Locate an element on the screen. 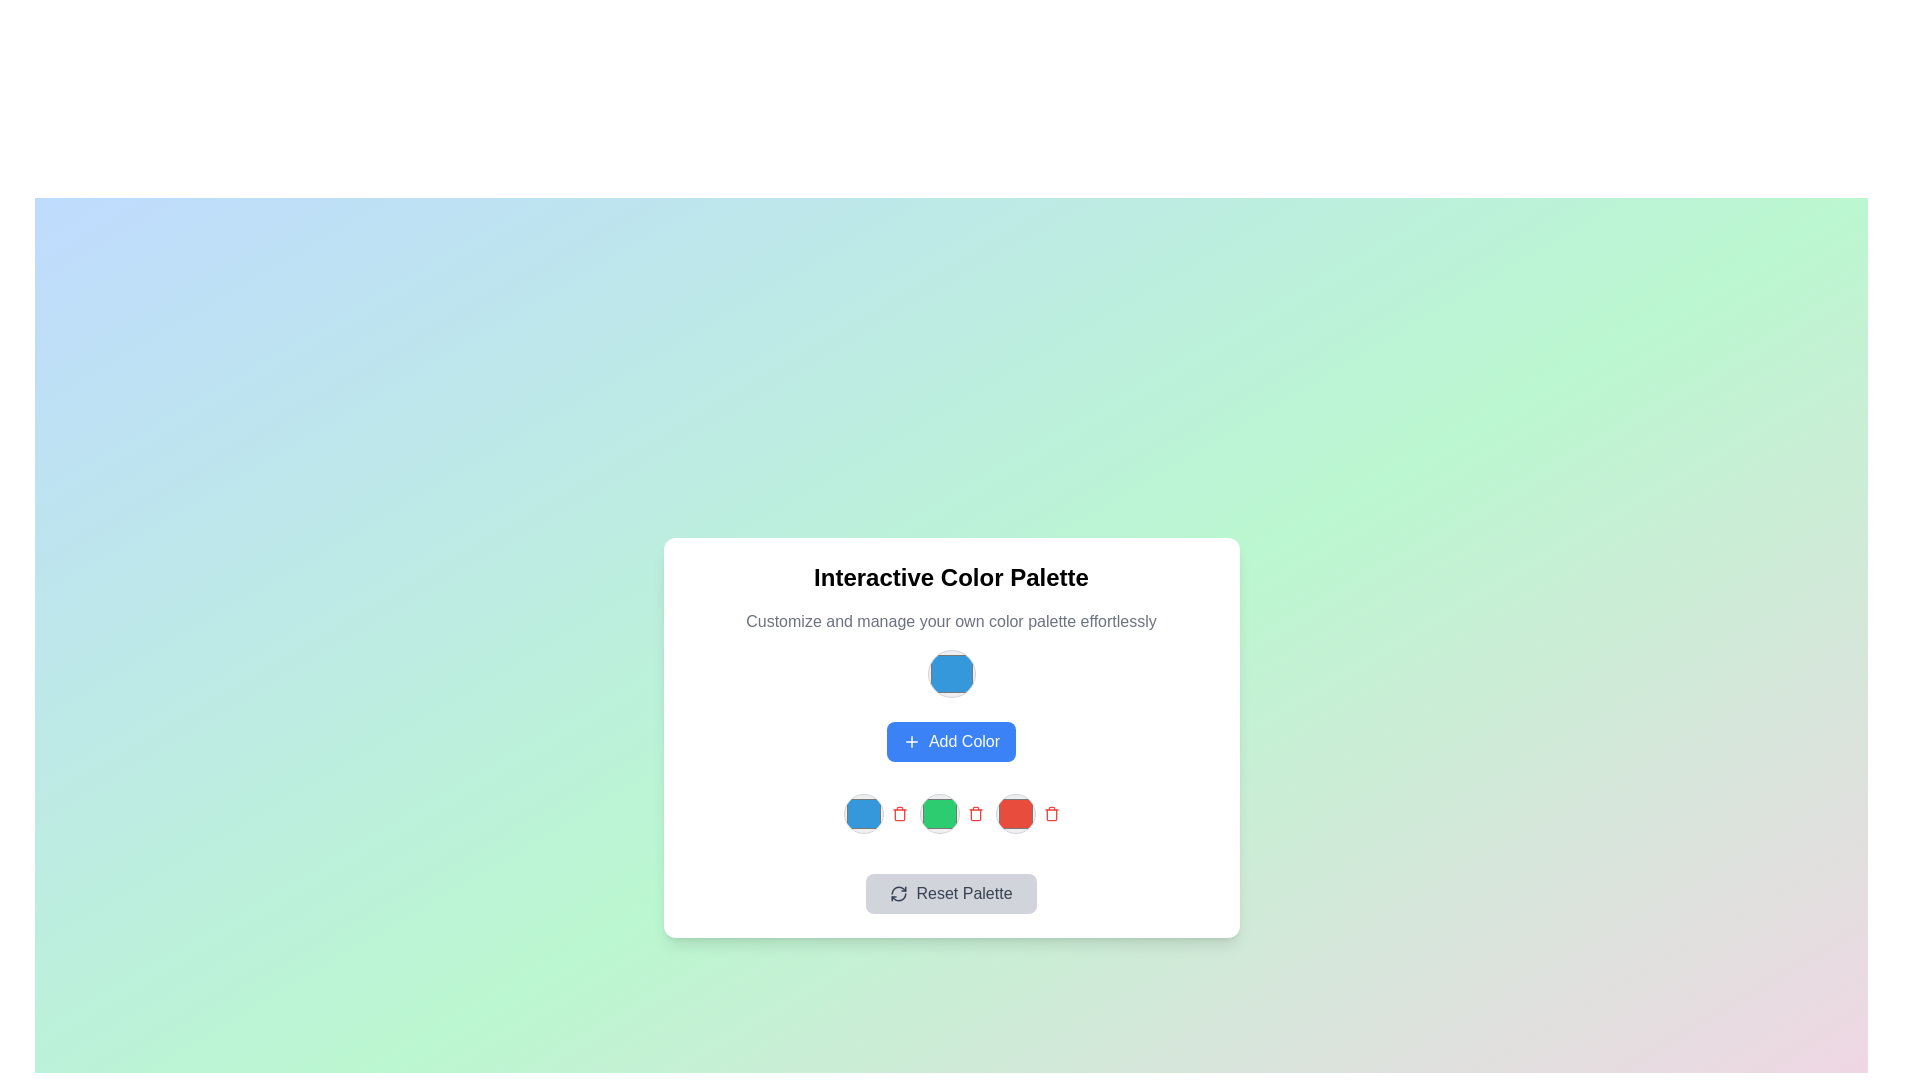 Image resolution: width=1920 pixels, height=1080 pixels. the second color option button in the palette customization interface is located at coordinates (938, 813).